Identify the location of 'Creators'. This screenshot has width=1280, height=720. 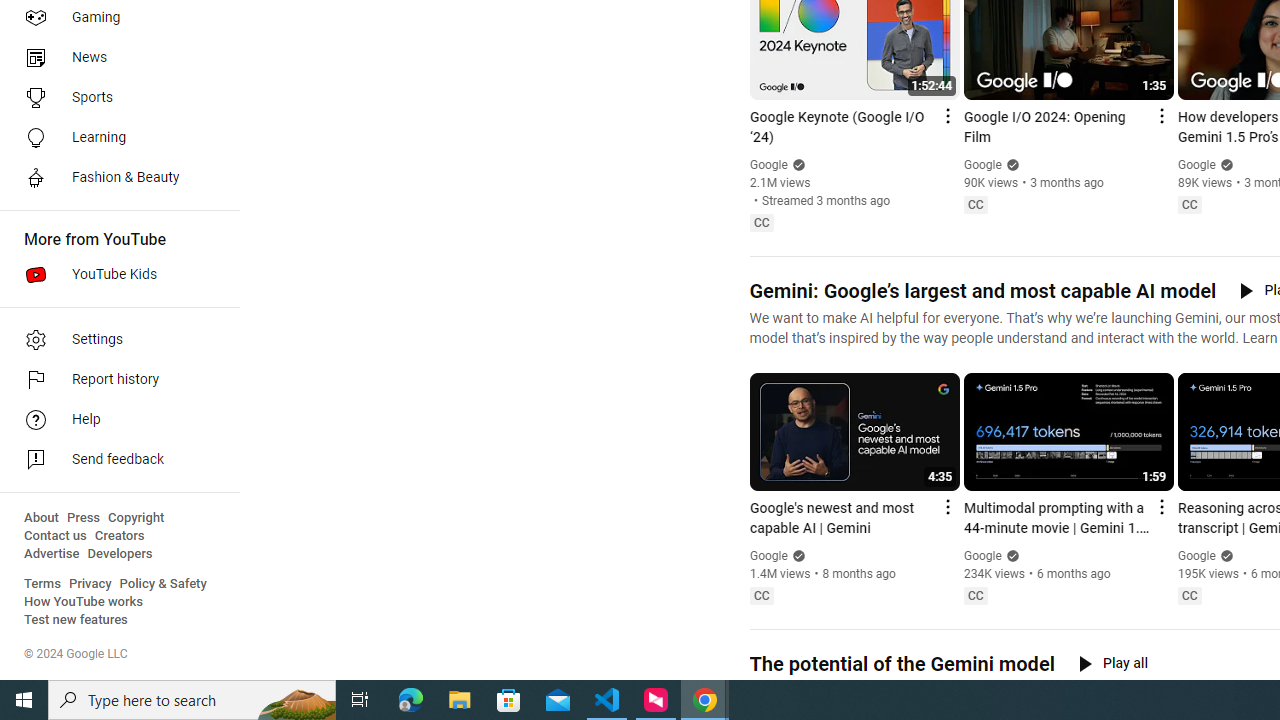
(118, 535).